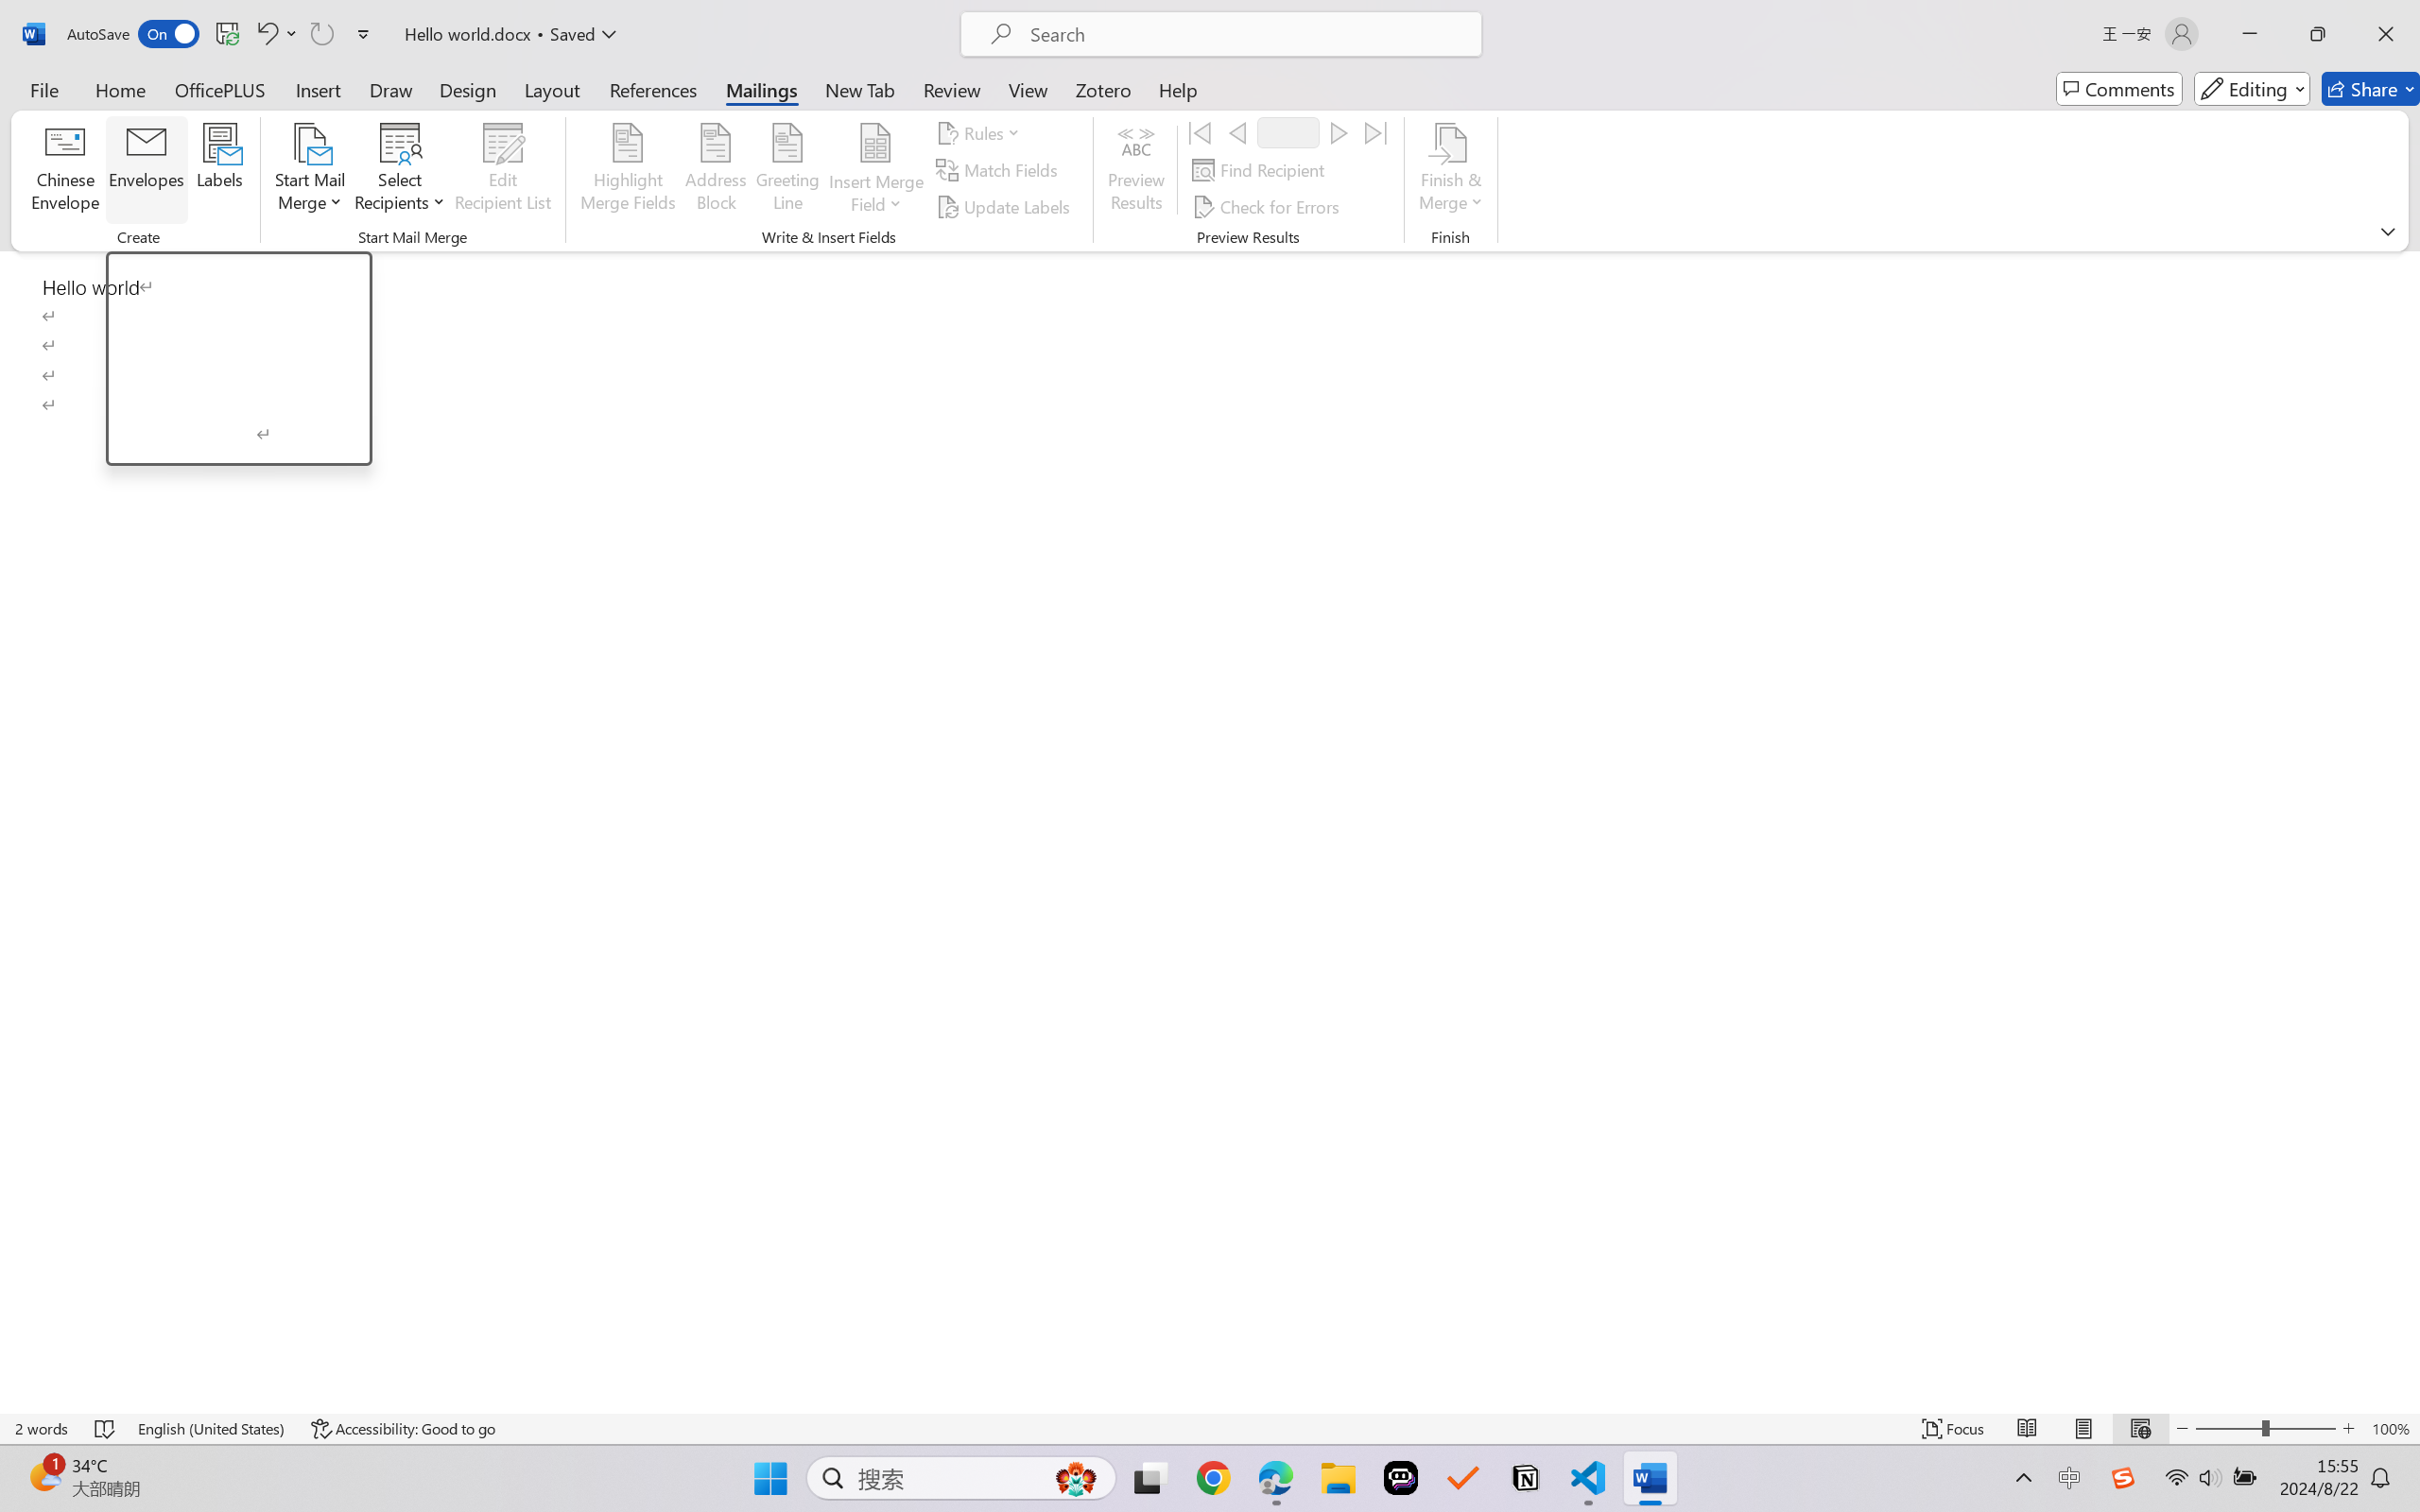  I want to click on 'References', so click(653, 88).